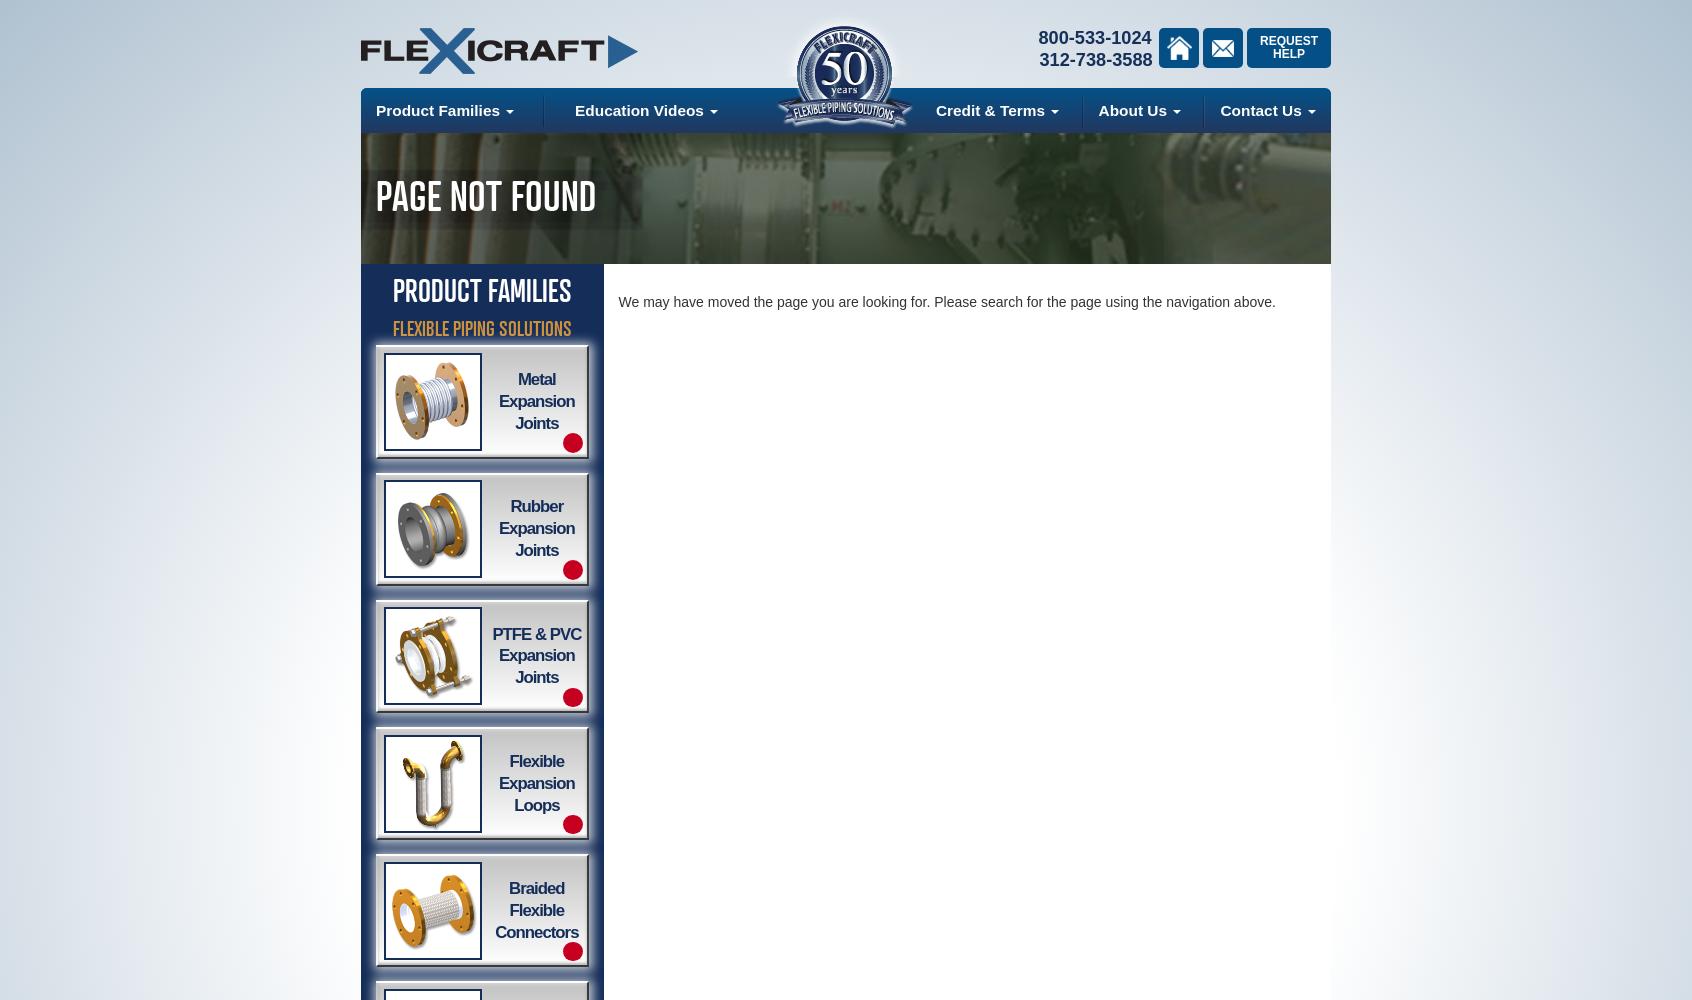 Image resolution: width=1692 pixels, height=1000 pixels. Describe the element at coordinates (536, 528) in the screenshot. I see `'Rubber Expansion Joints'` at that location.